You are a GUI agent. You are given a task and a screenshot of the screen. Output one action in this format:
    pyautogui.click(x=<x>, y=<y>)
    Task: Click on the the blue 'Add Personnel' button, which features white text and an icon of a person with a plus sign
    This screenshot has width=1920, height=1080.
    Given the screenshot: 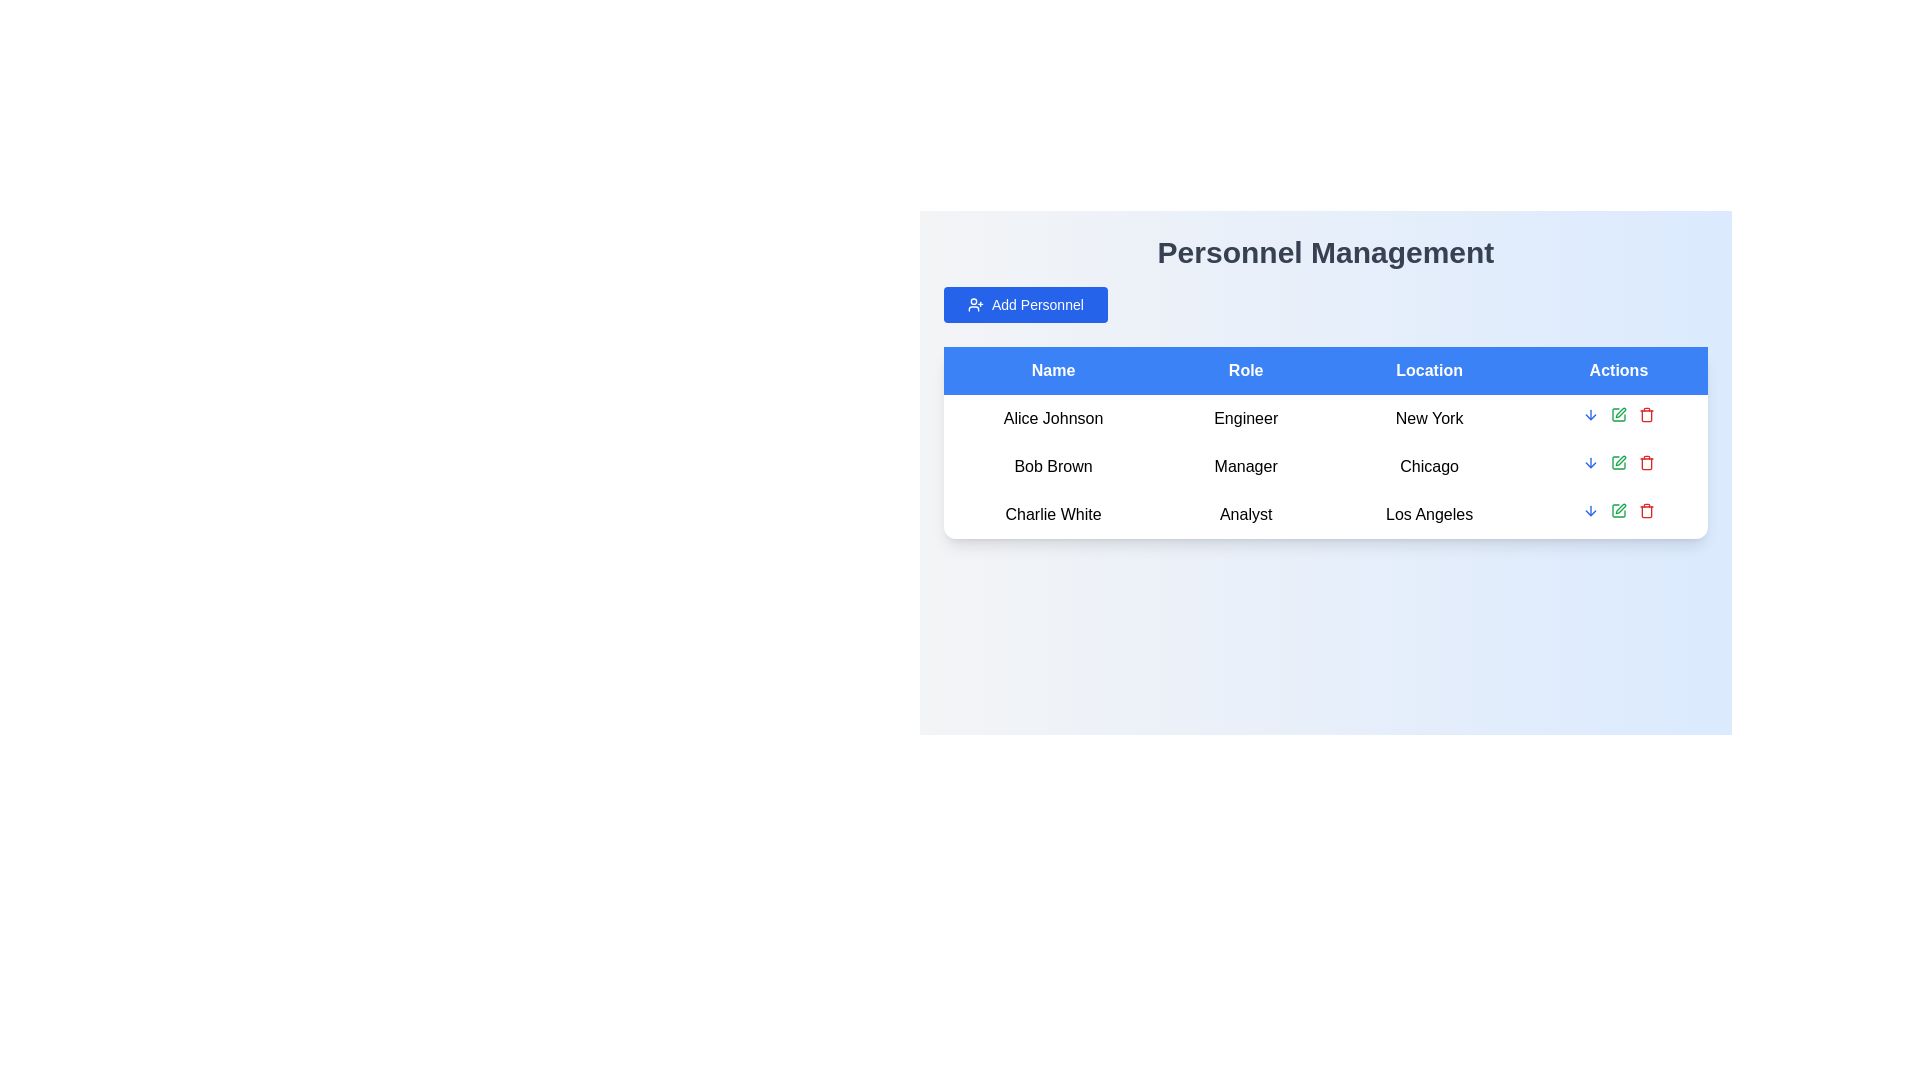 What is the action you would take?
    pyautogui.click(x=1025, y=304)
    